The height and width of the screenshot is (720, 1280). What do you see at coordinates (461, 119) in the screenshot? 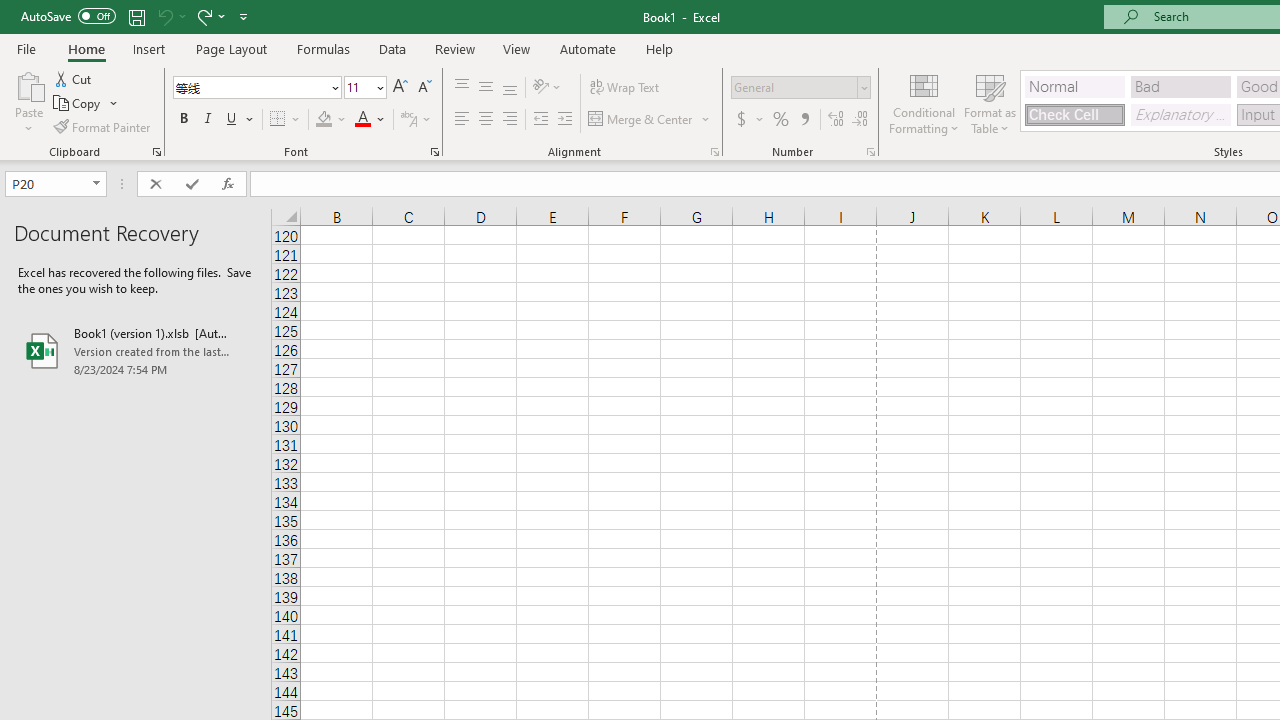
I see `'Align Left'` at bounding box center [461, 119].